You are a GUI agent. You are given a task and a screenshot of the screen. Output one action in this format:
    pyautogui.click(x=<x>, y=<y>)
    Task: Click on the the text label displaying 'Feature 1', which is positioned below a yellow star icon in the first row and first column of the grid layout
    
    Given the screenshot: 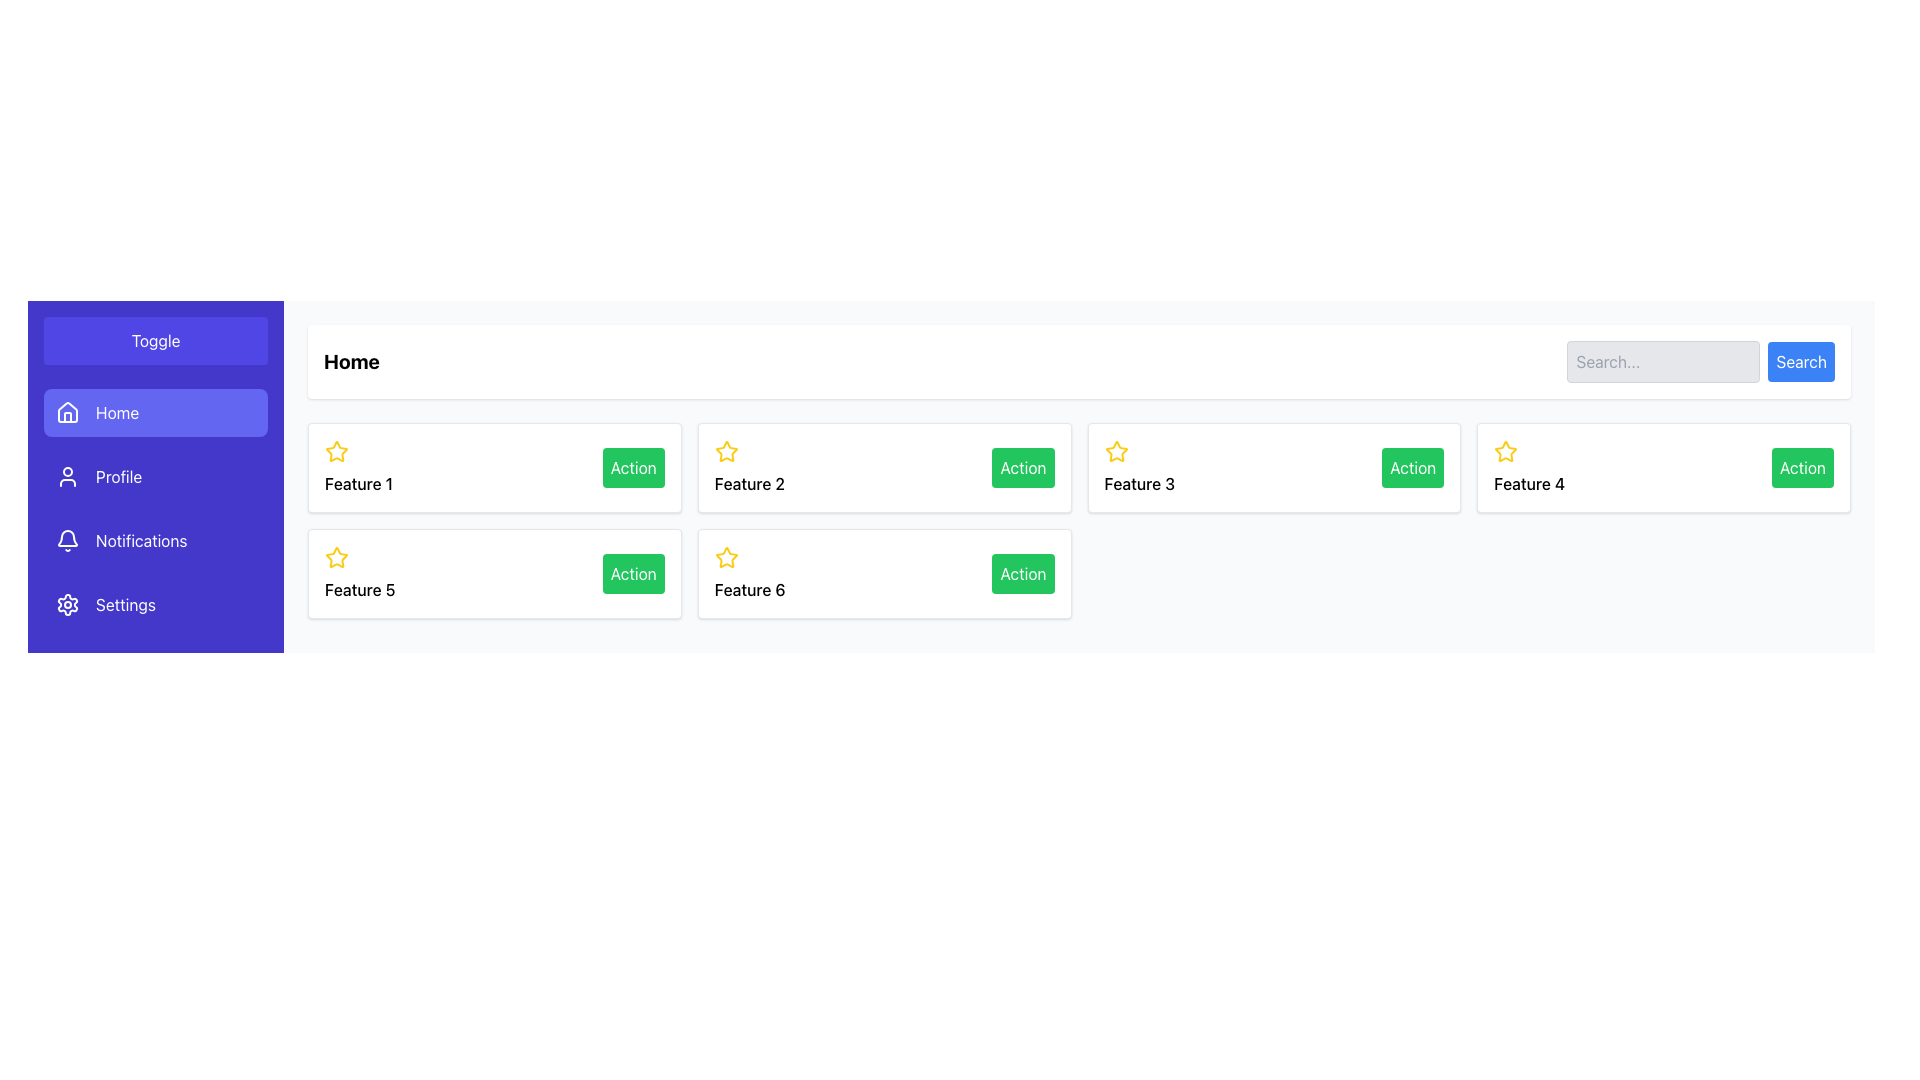 What is the action you would take?
    pyautogui.click(x=359, y=483)
    